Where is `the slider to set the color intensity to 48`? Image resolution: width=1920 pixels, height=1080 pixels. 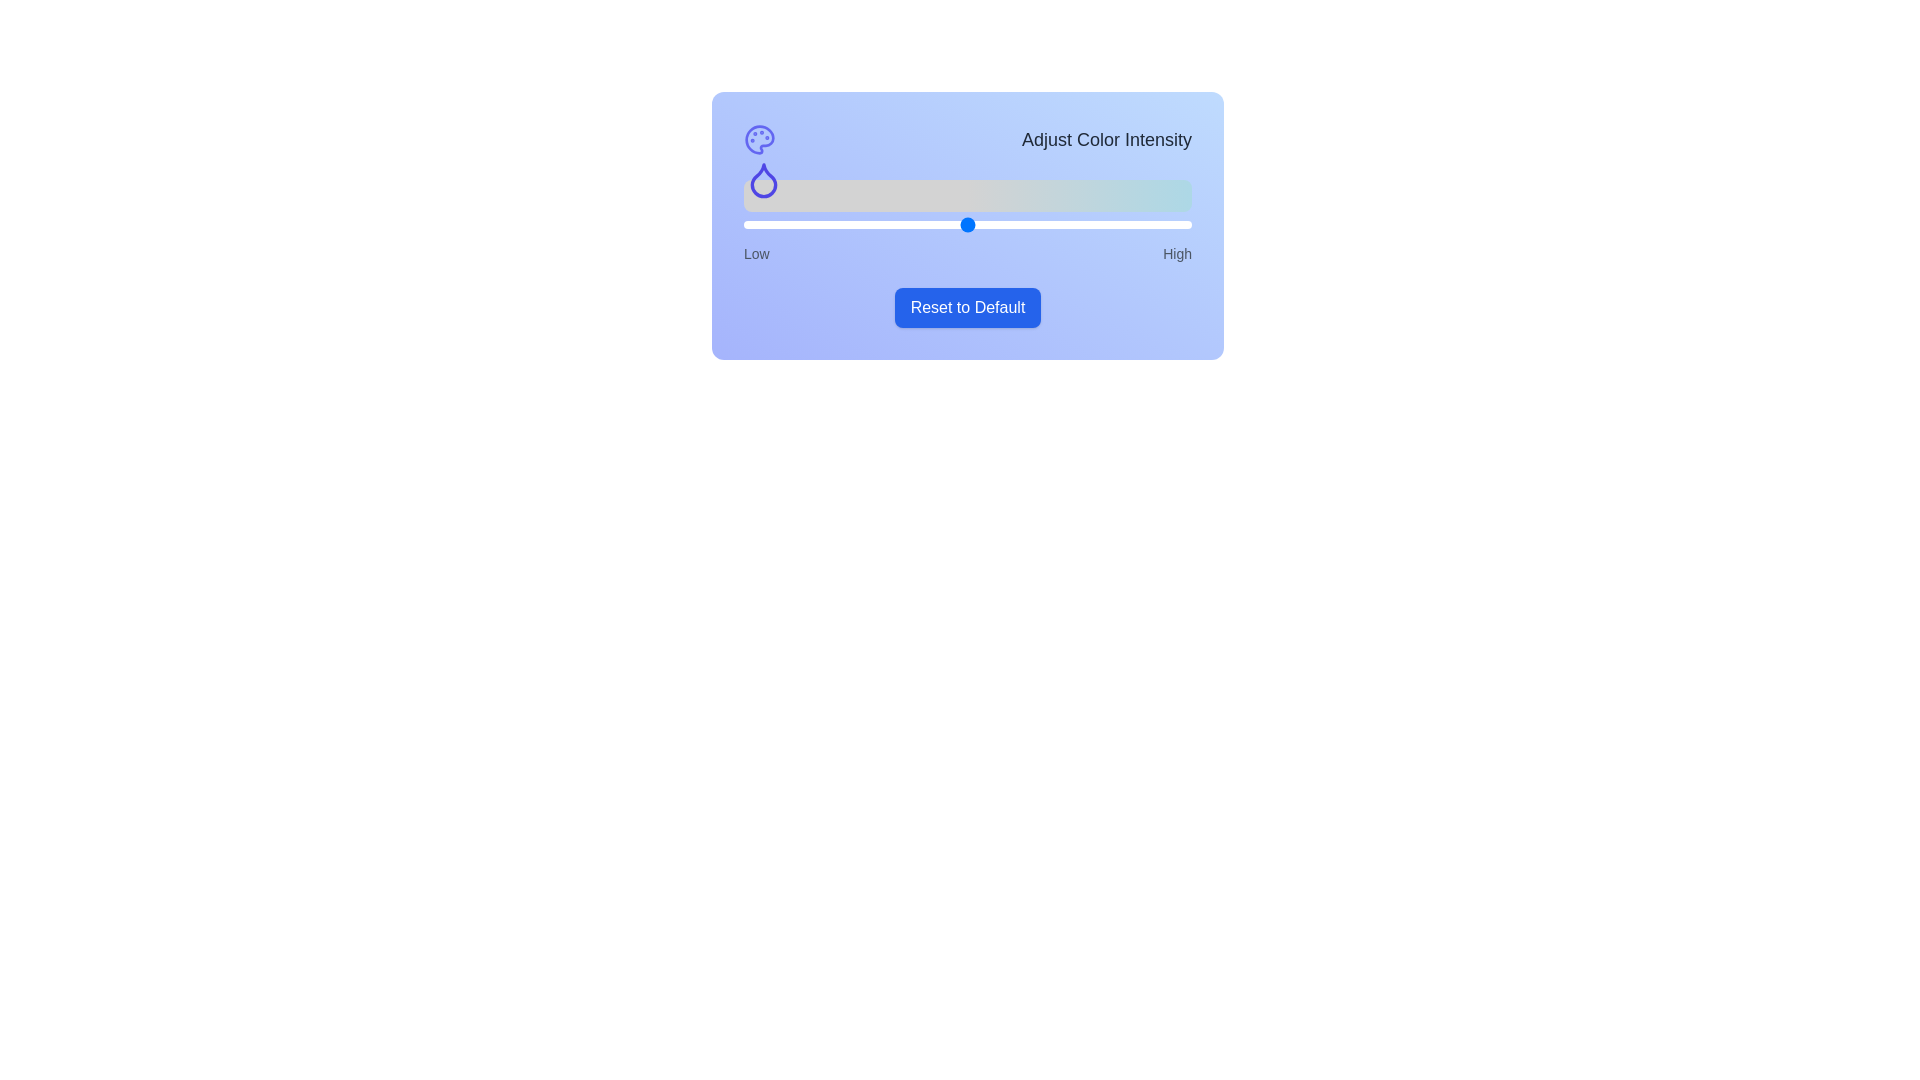 the slider to set the color intensity to 48 is located at coordinates (958, 224).